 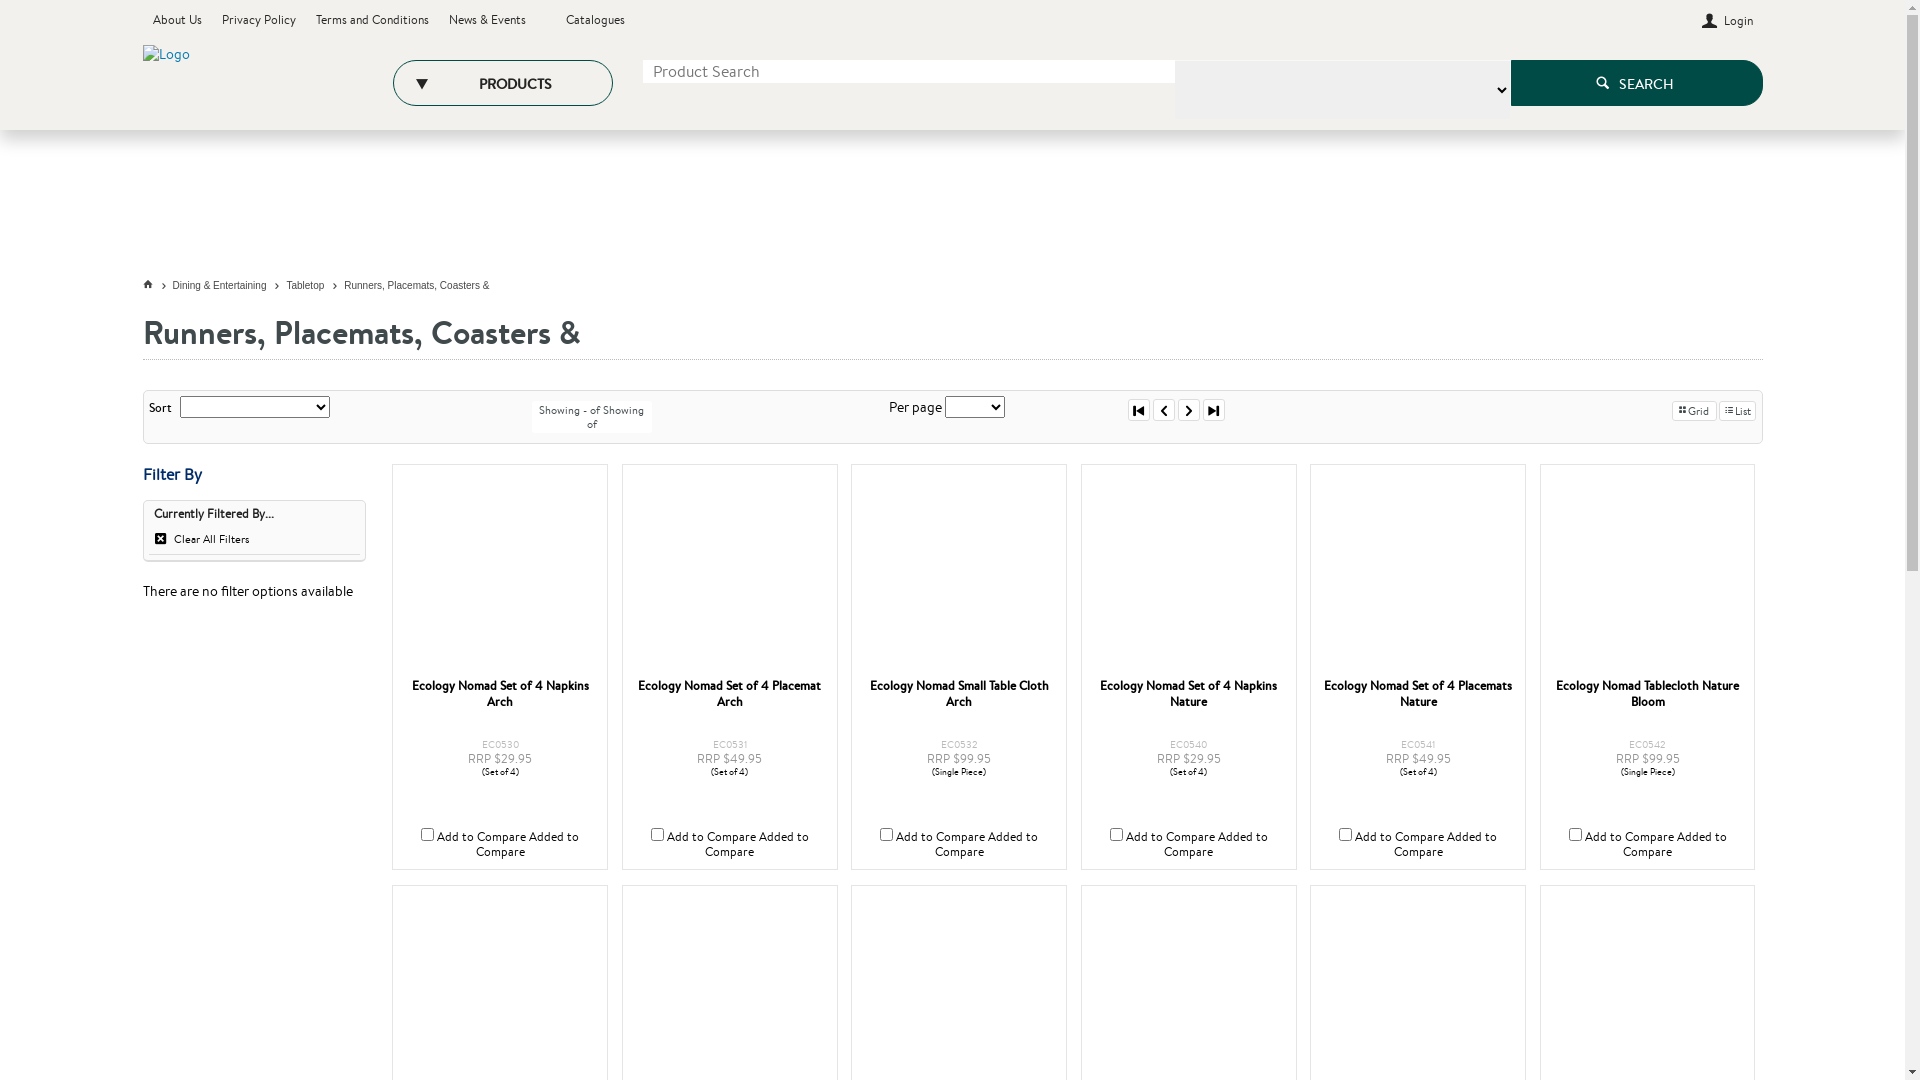 I want to click on 'Catalogues', so click(x=594, y=19).